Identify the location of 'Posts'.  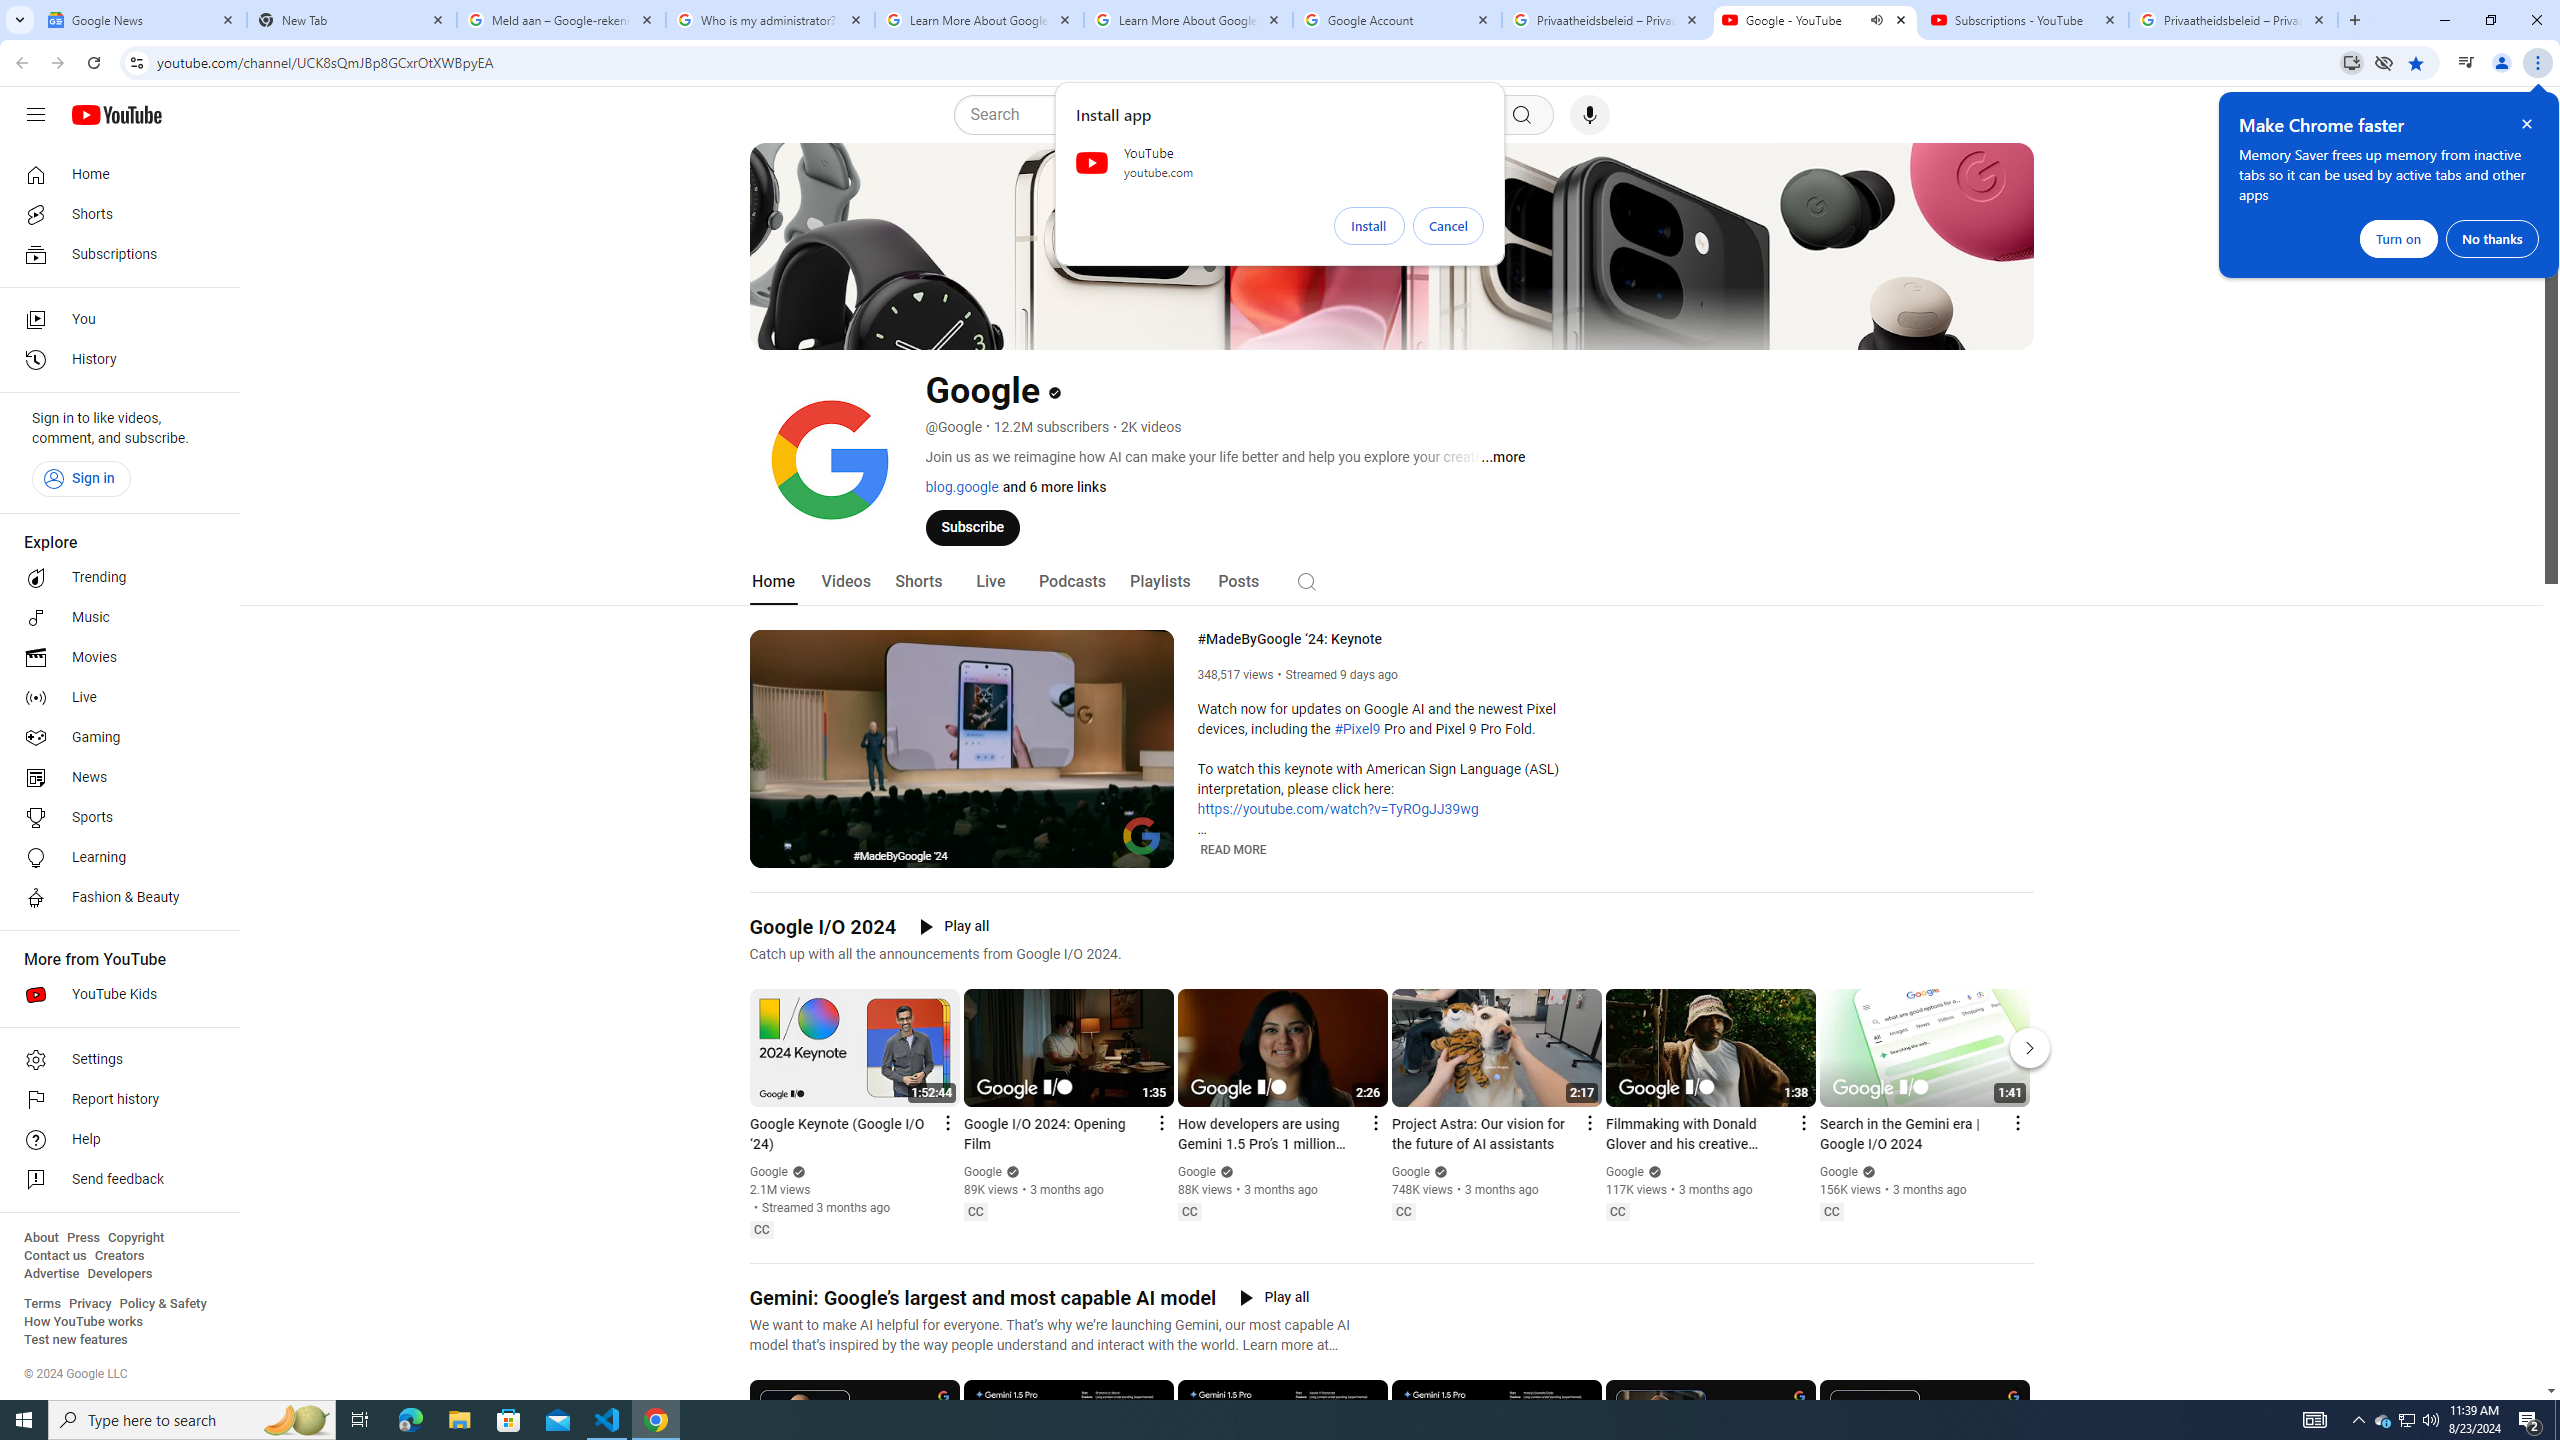
(1236, 581).